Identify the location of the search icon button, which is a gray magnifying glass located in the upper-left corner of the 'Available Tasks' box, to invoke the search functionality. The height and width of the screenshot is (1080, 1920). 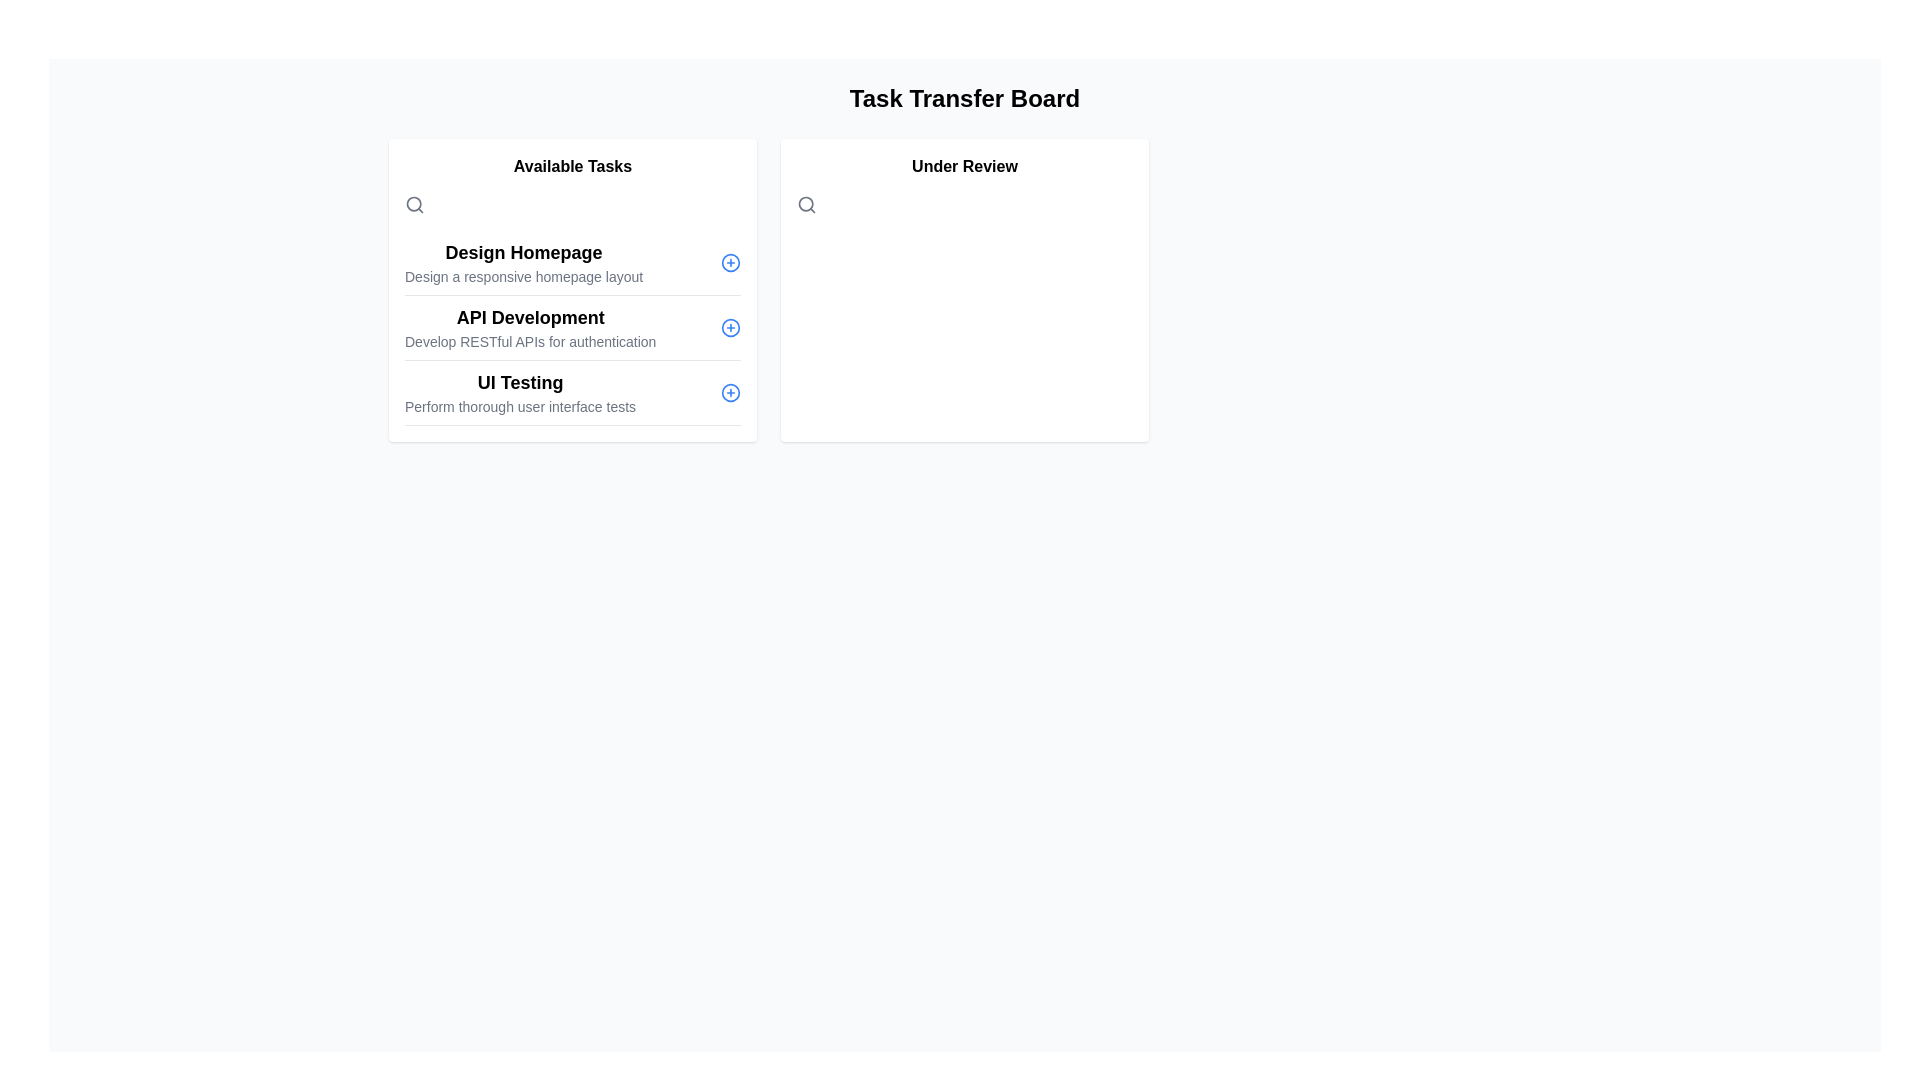
(413, 204).